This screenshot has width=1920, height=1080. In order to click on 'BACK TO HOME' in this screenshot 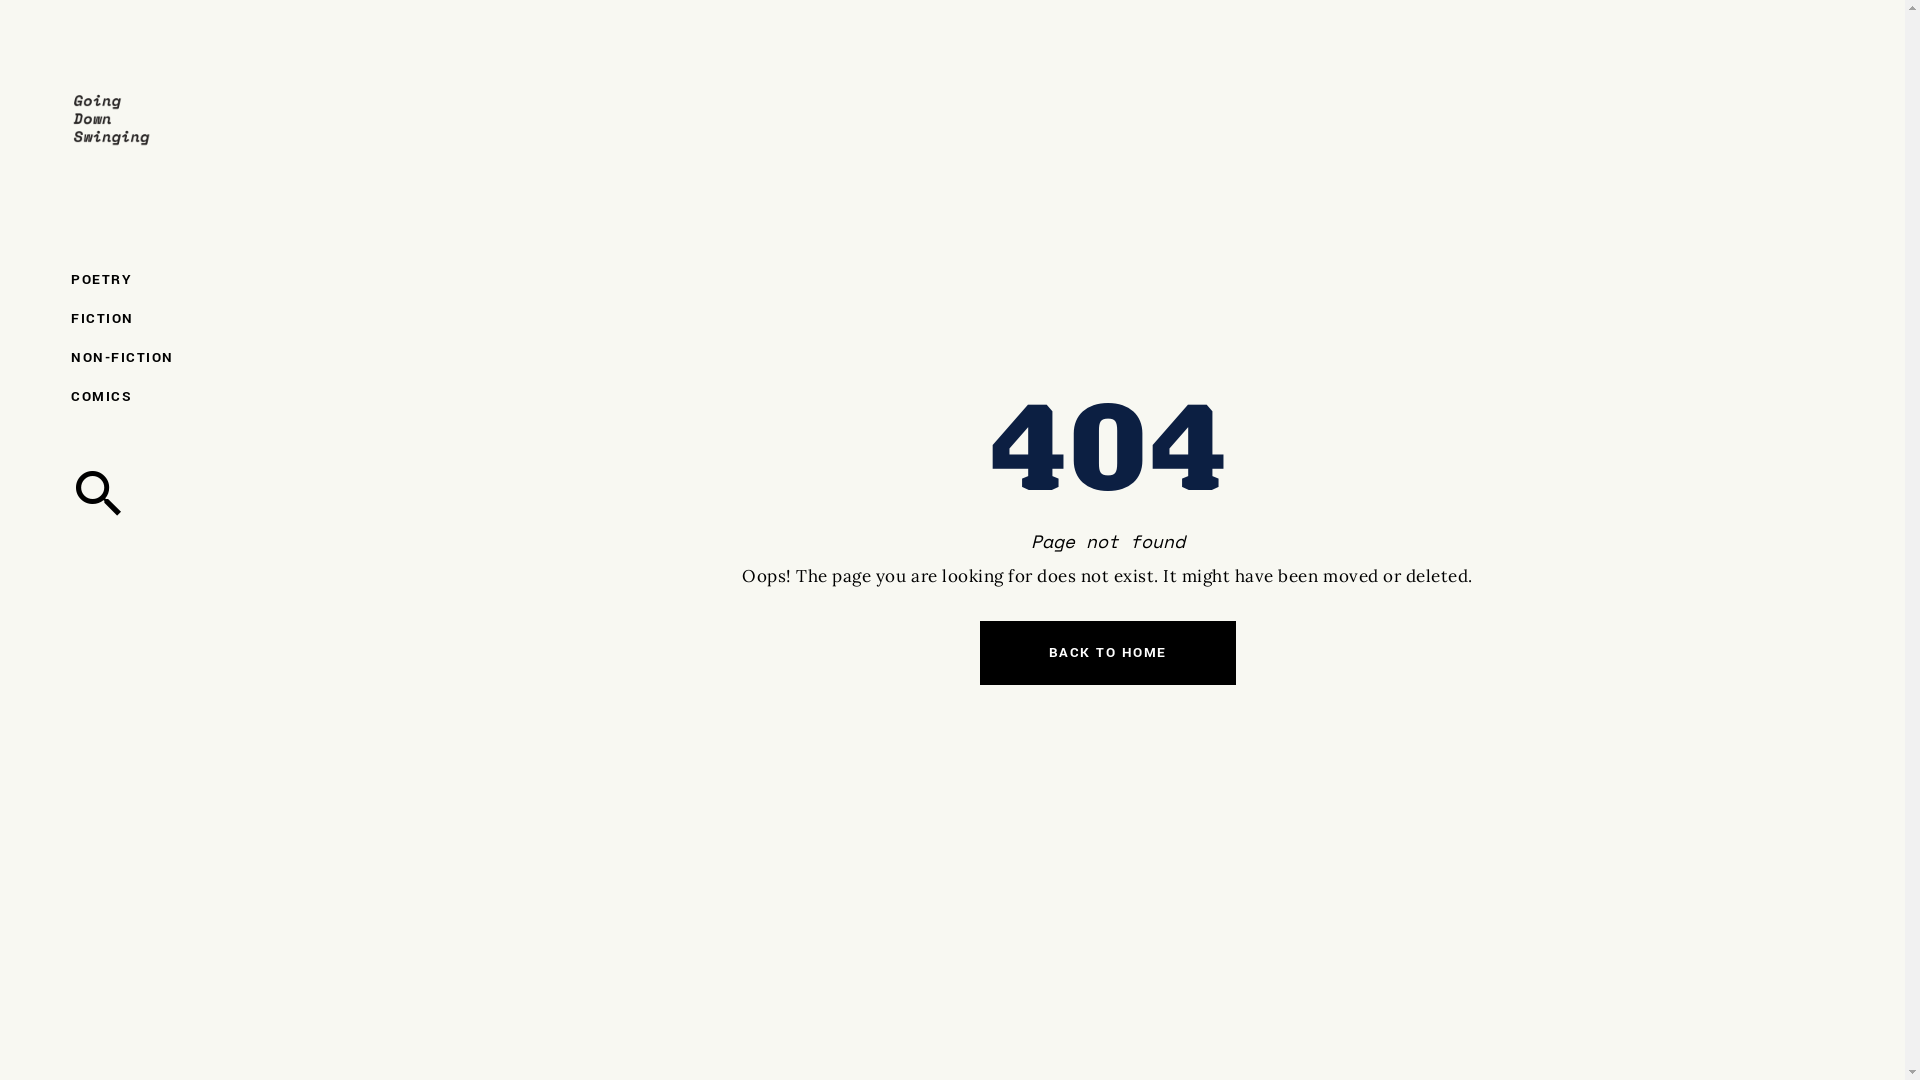, I will do `click(1107, 652)`.